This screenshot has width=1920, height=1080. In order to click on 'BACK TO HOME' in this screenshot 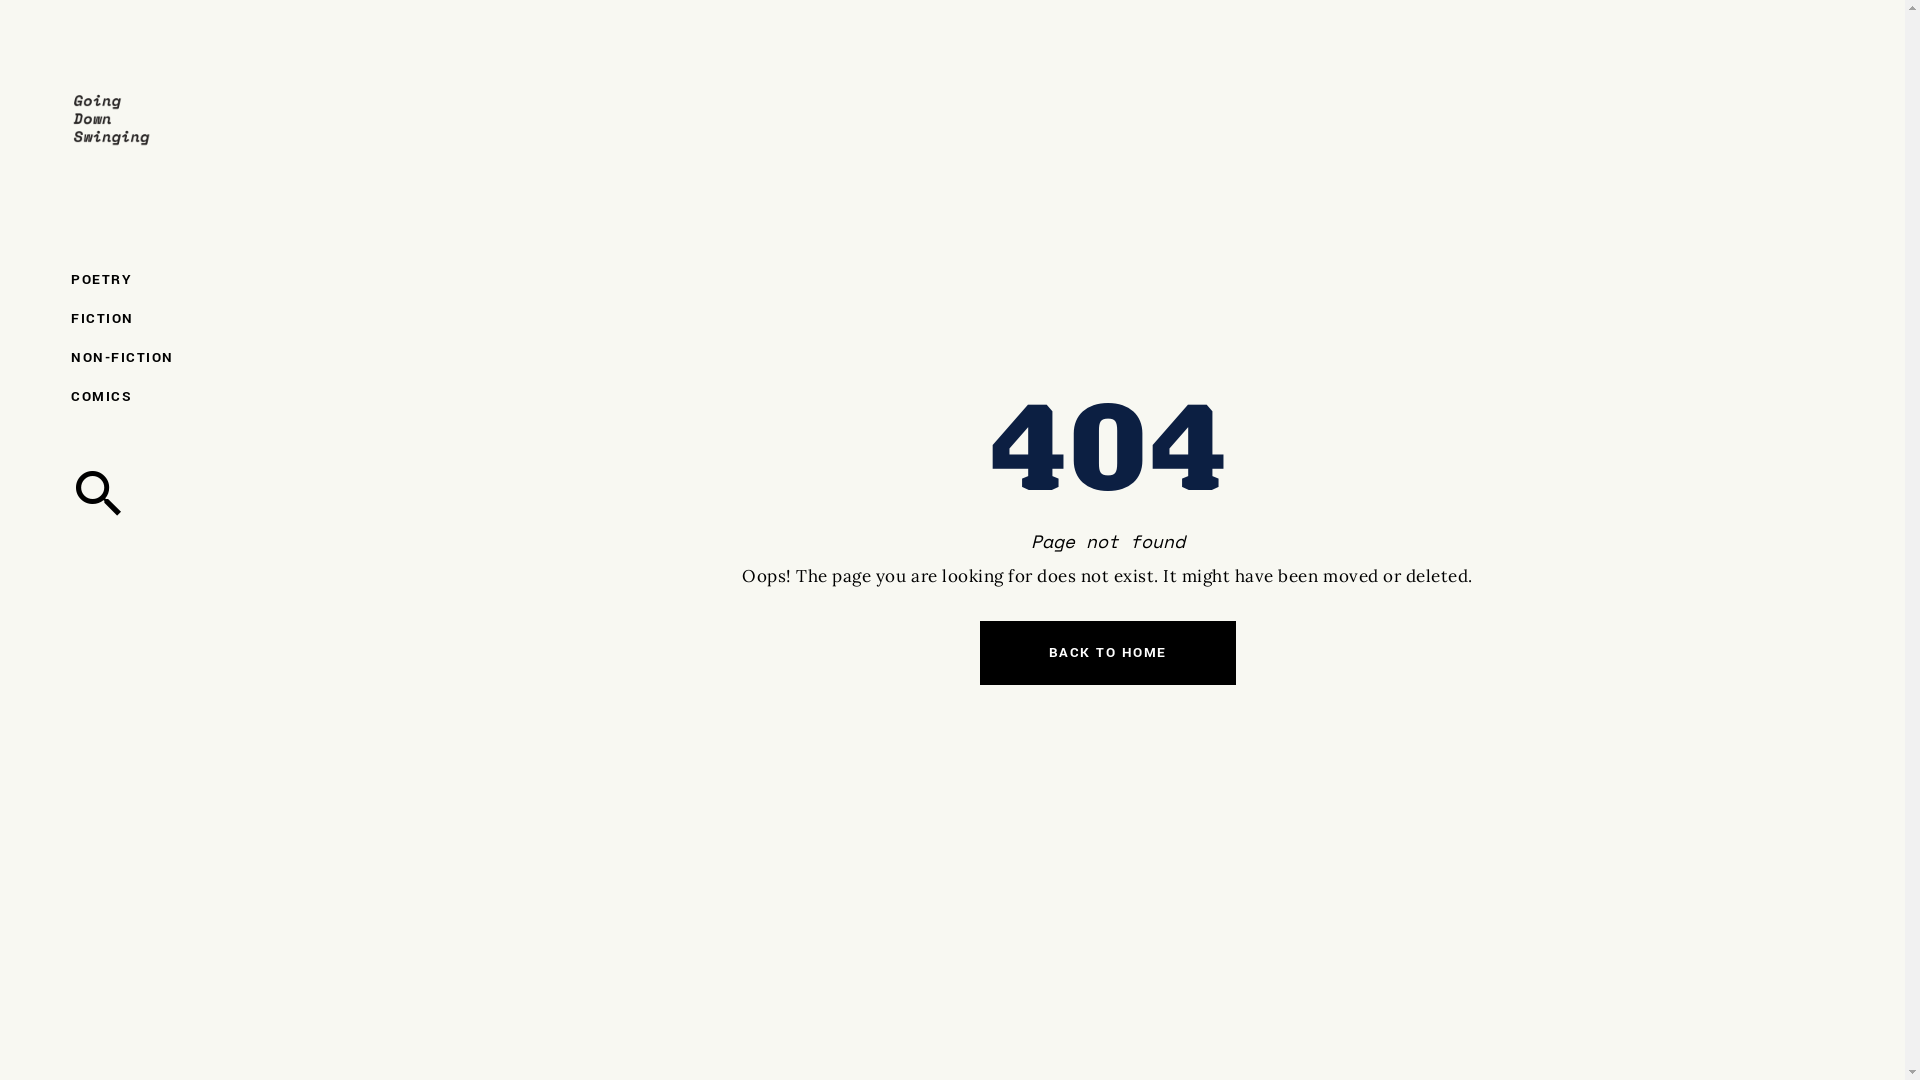, I will do `click(1107, 652)`.